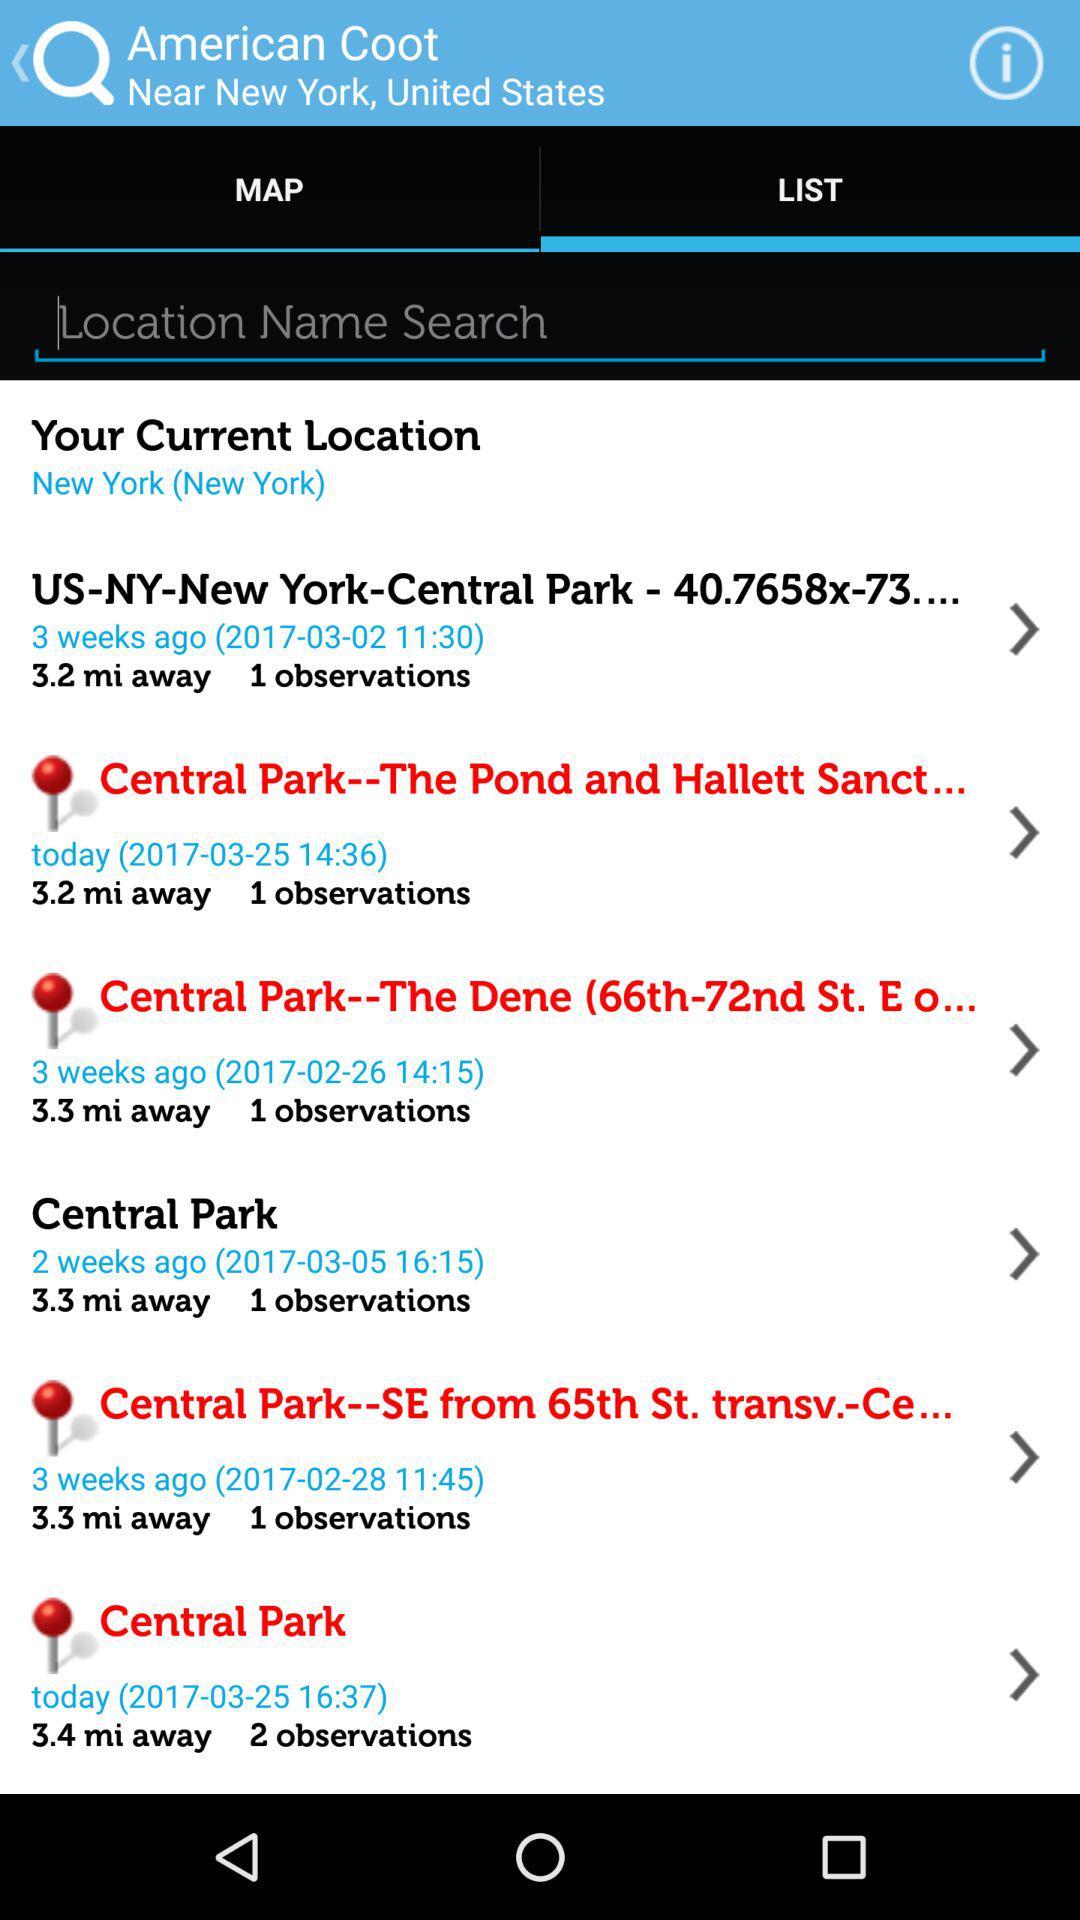 The width and height of the screenshot is (1080, 1920). What do you see at coordinates (505, 588) in the screenshot?
I see `item below the new york new icon` at bounding box center [505, 588].